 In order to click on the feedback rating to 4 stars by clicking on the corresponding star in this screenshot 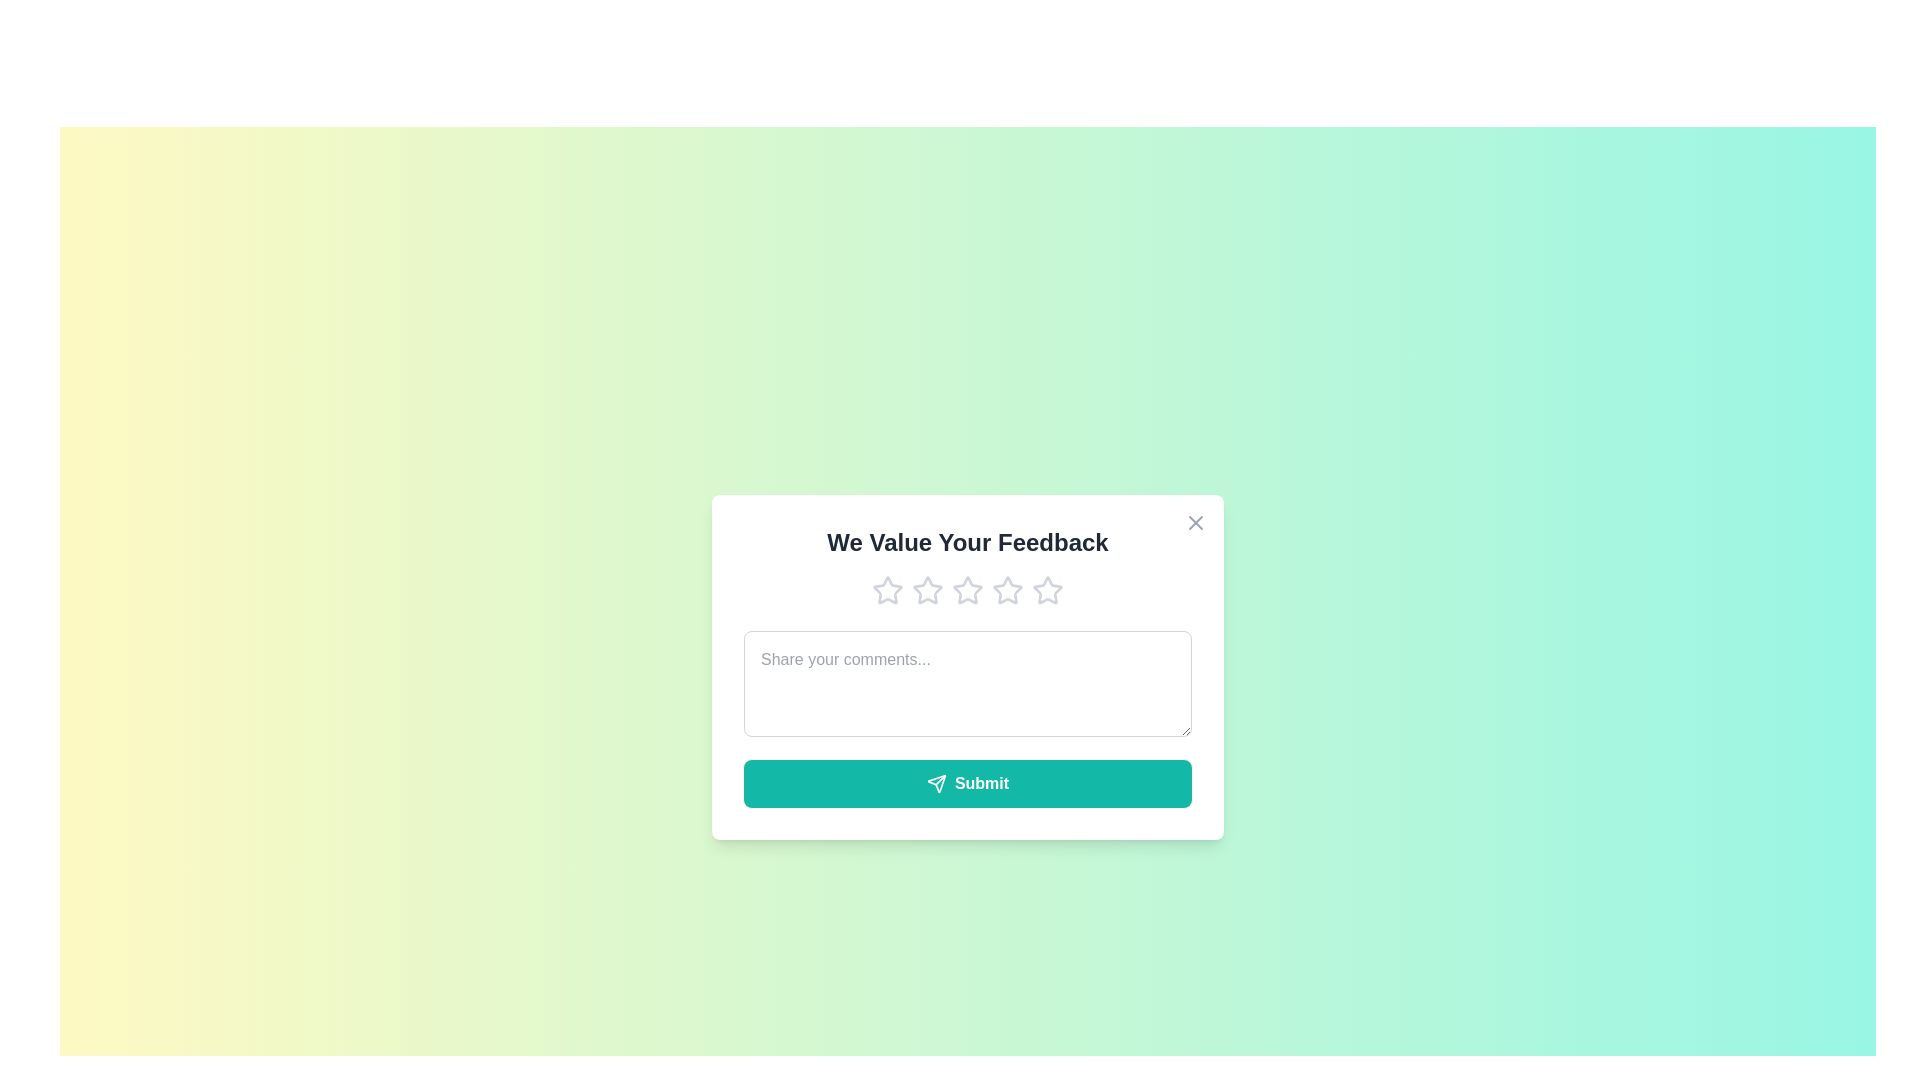, I will do `click(1008, 589)`.